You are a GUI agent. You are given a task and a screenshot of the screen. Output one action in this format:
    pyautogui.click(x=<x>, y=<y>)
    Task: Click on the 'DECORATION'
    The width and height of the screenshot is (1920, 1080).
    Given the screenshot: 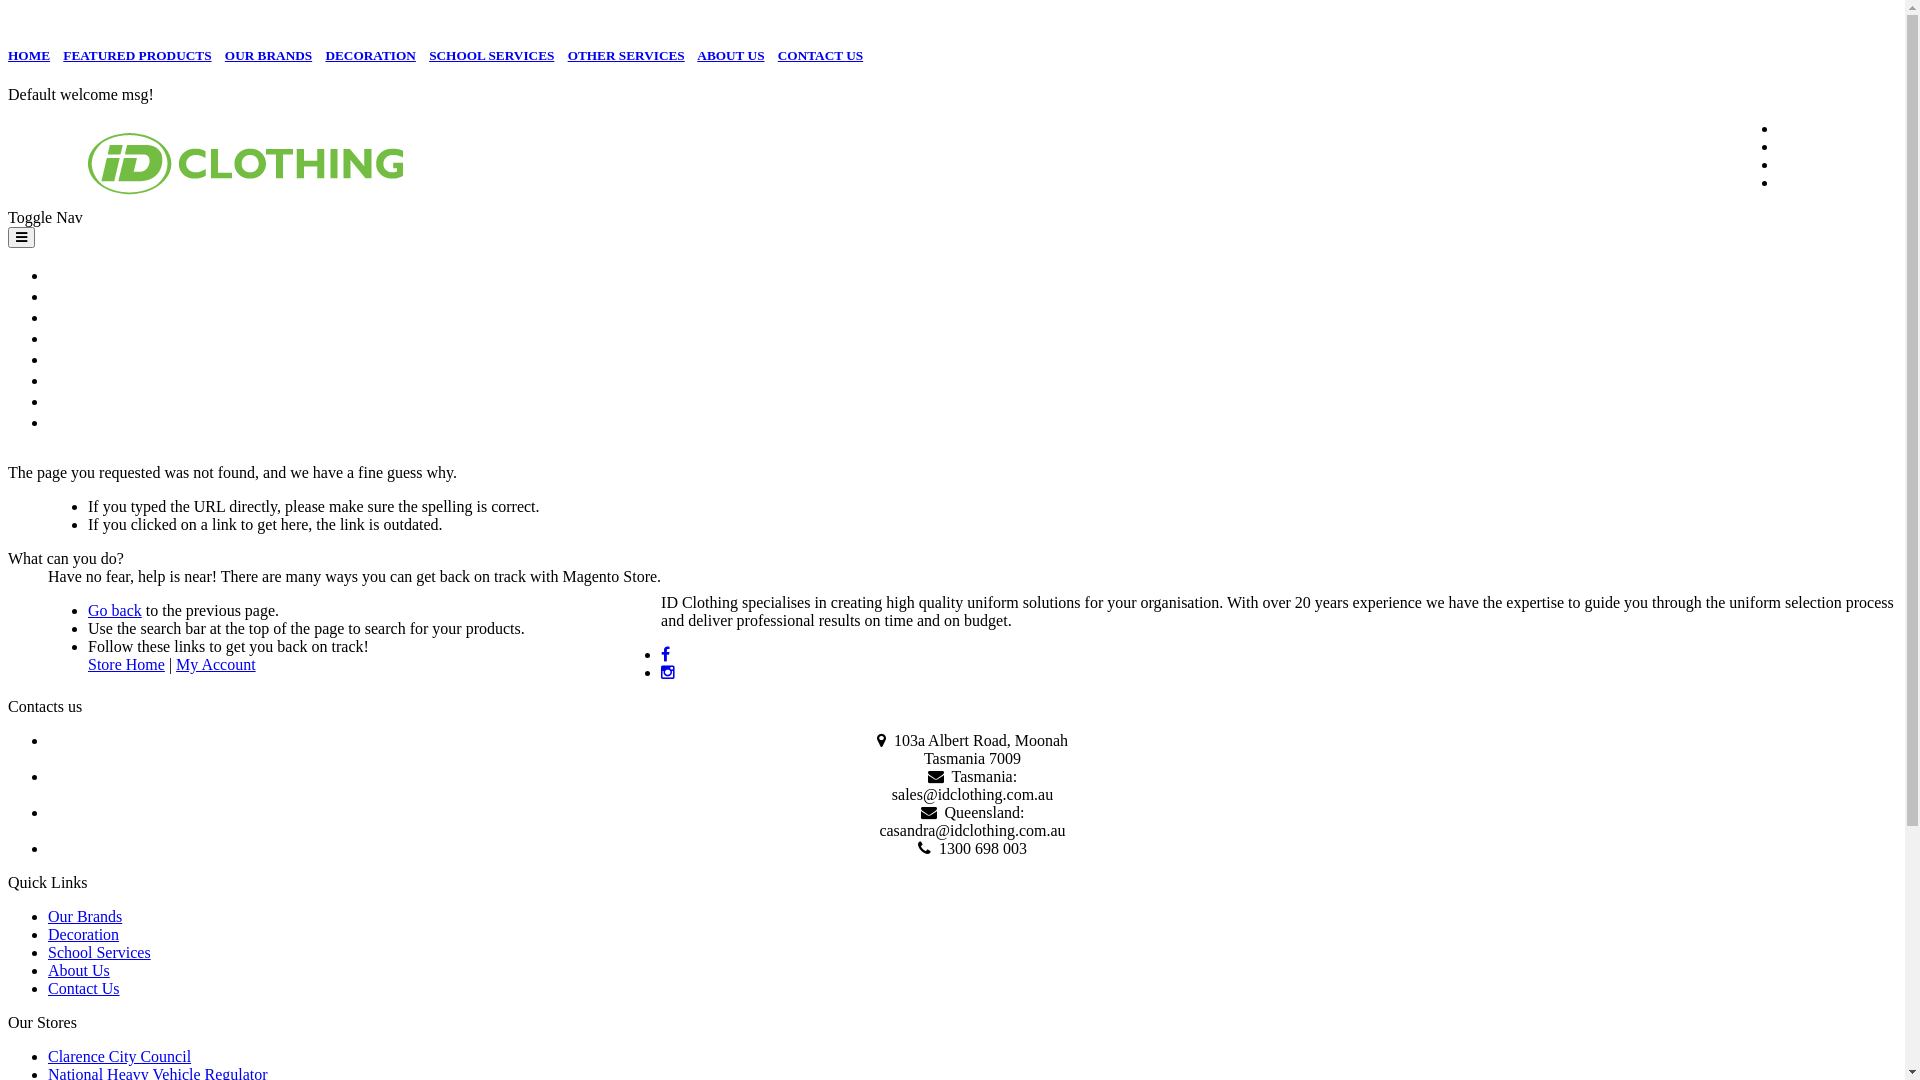 What is the action you would take?
    pyautogui.click(x=369, y=54)
    